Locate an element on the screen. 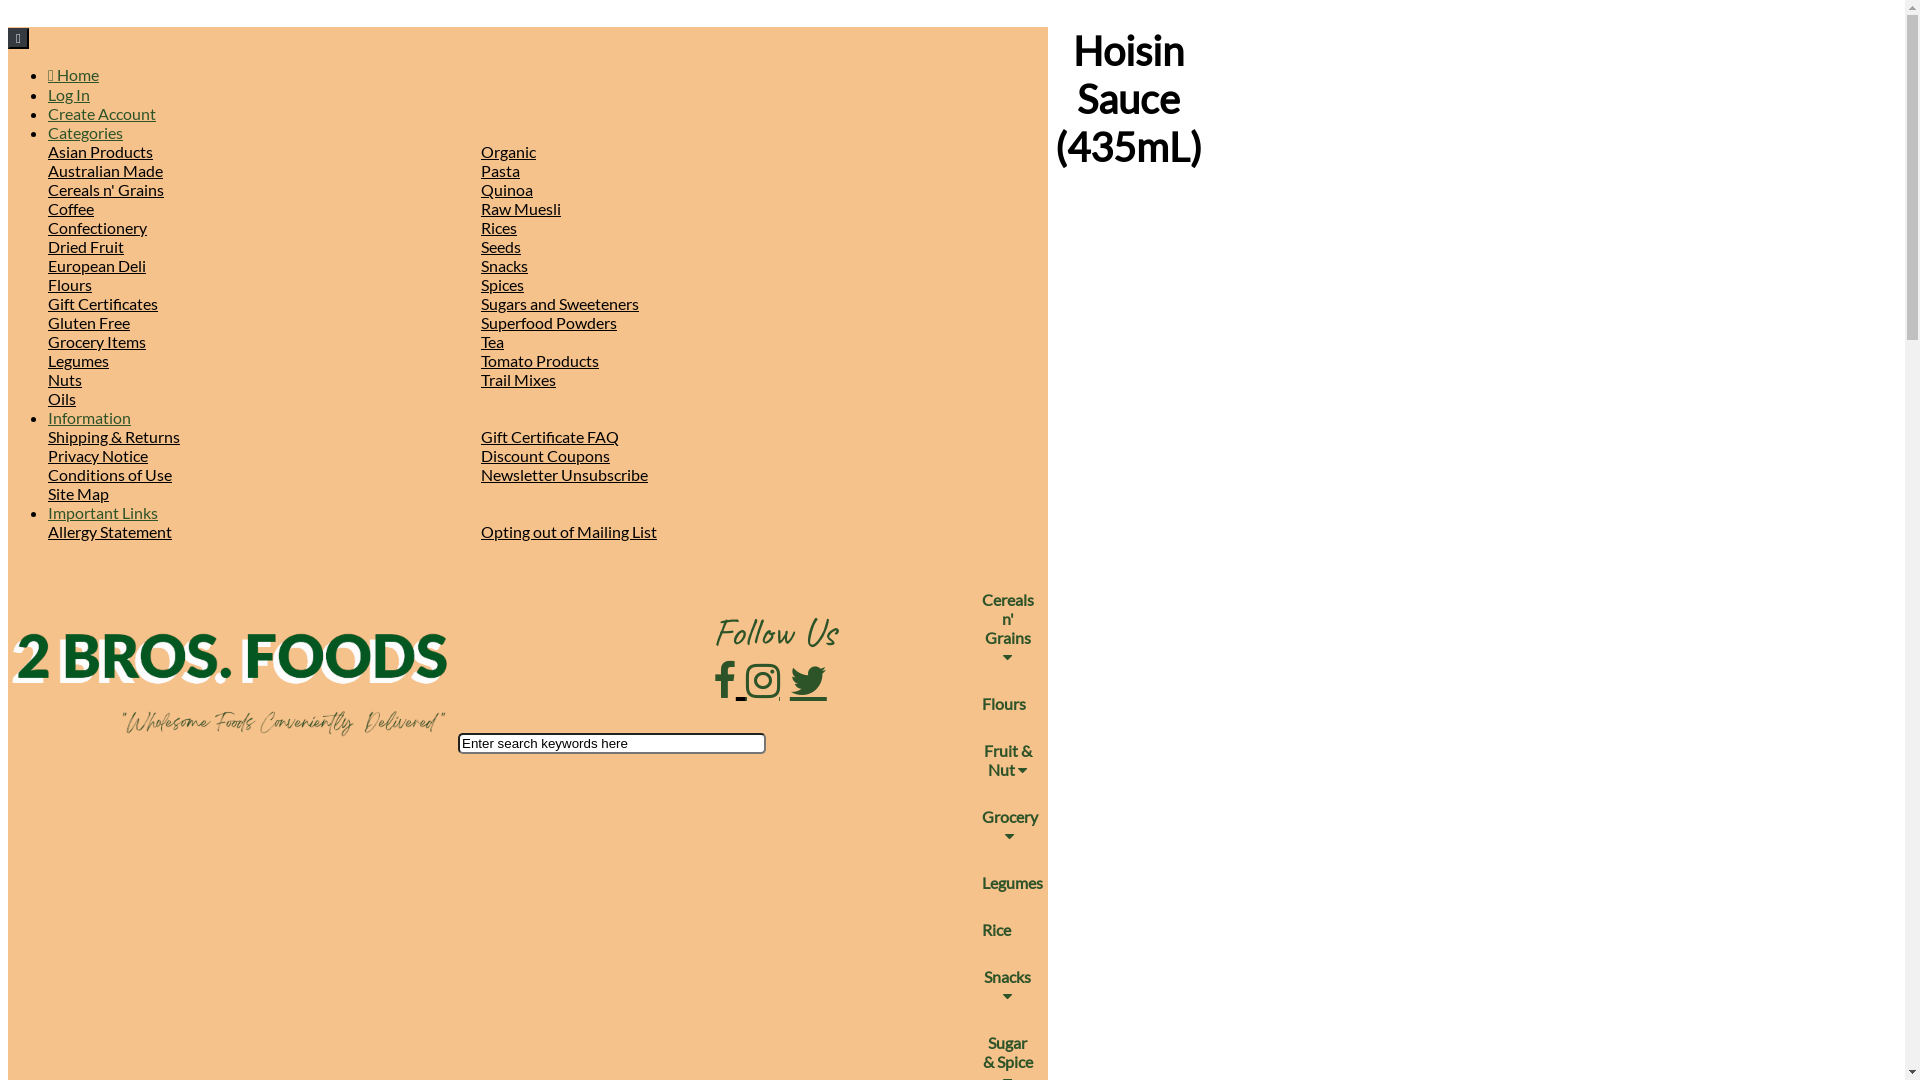 Image resolution: width=1920 pixels, height=1080 pixels. 'European Deli' is located at coordinates (48, 264).